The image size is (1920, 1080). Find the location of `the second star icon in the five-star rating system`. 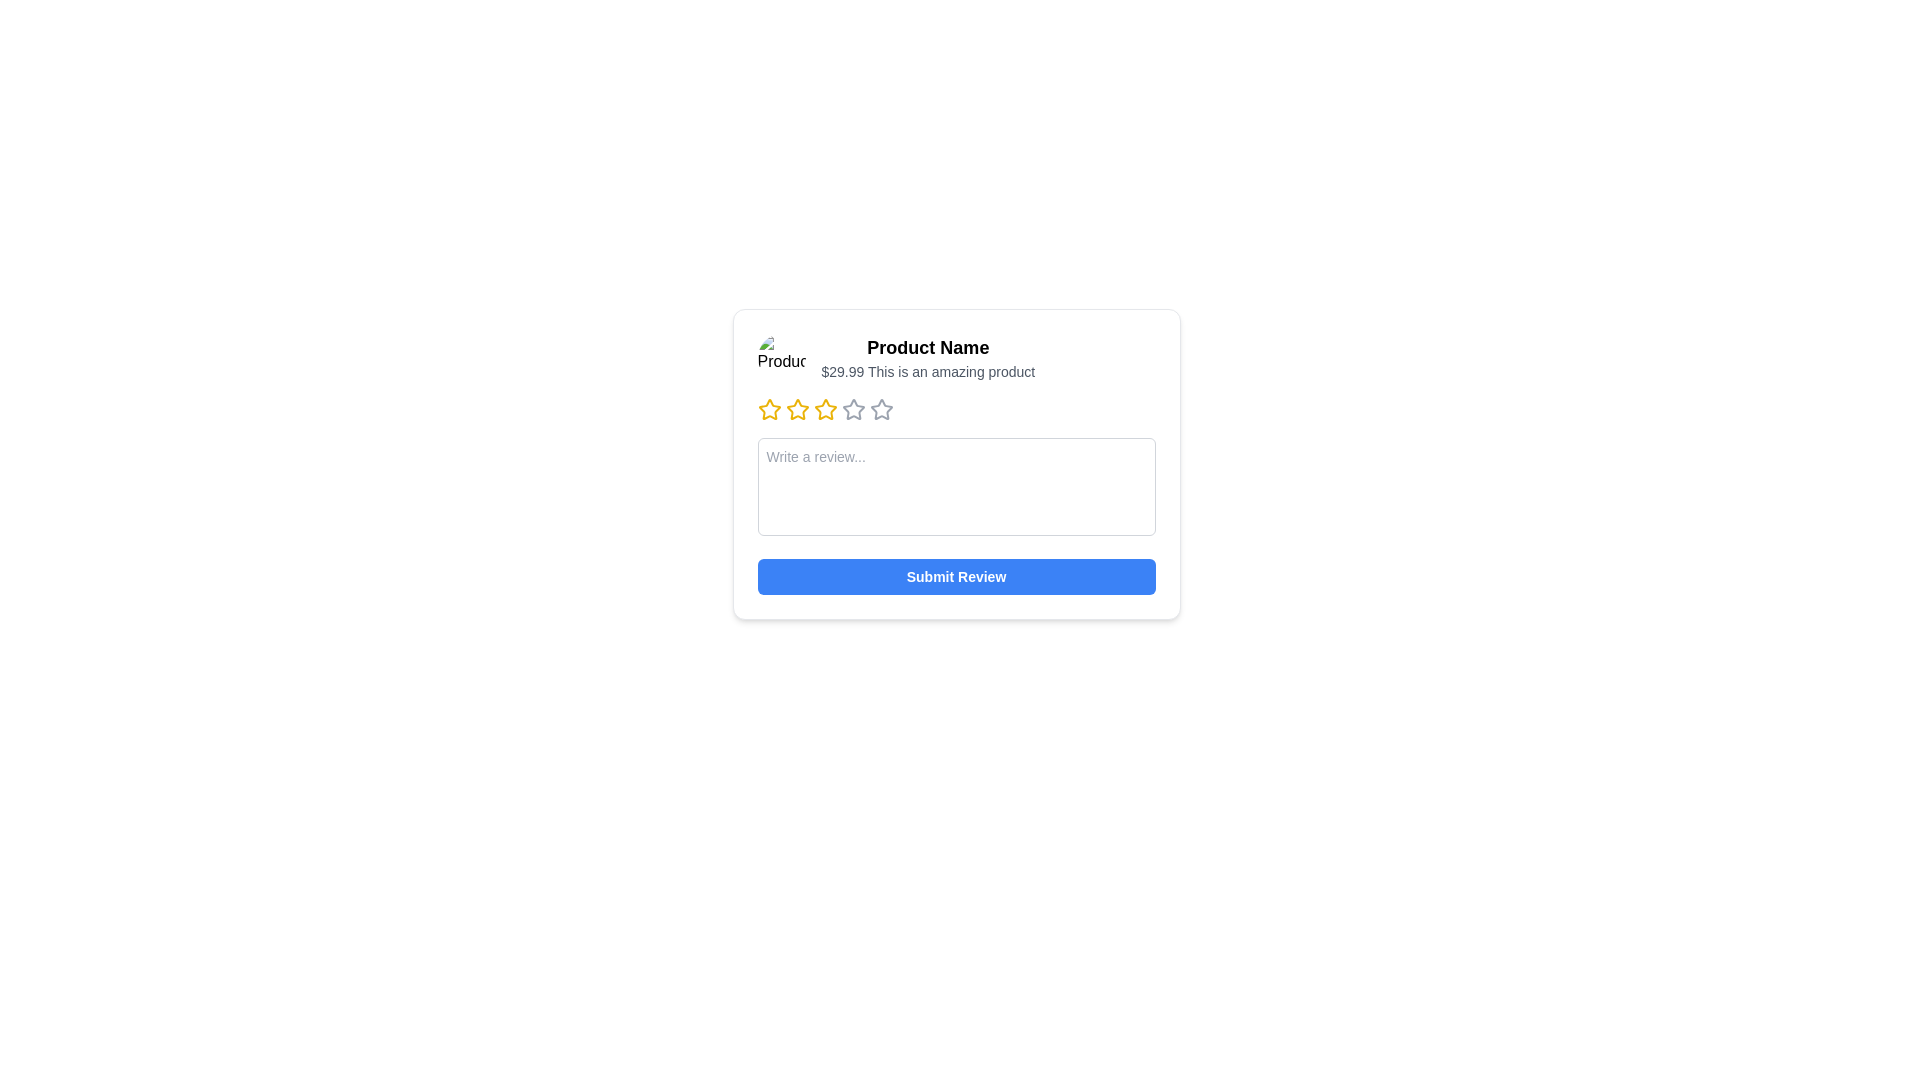

the second star icon in the five-star rating system is located at coordinates (796, 408).